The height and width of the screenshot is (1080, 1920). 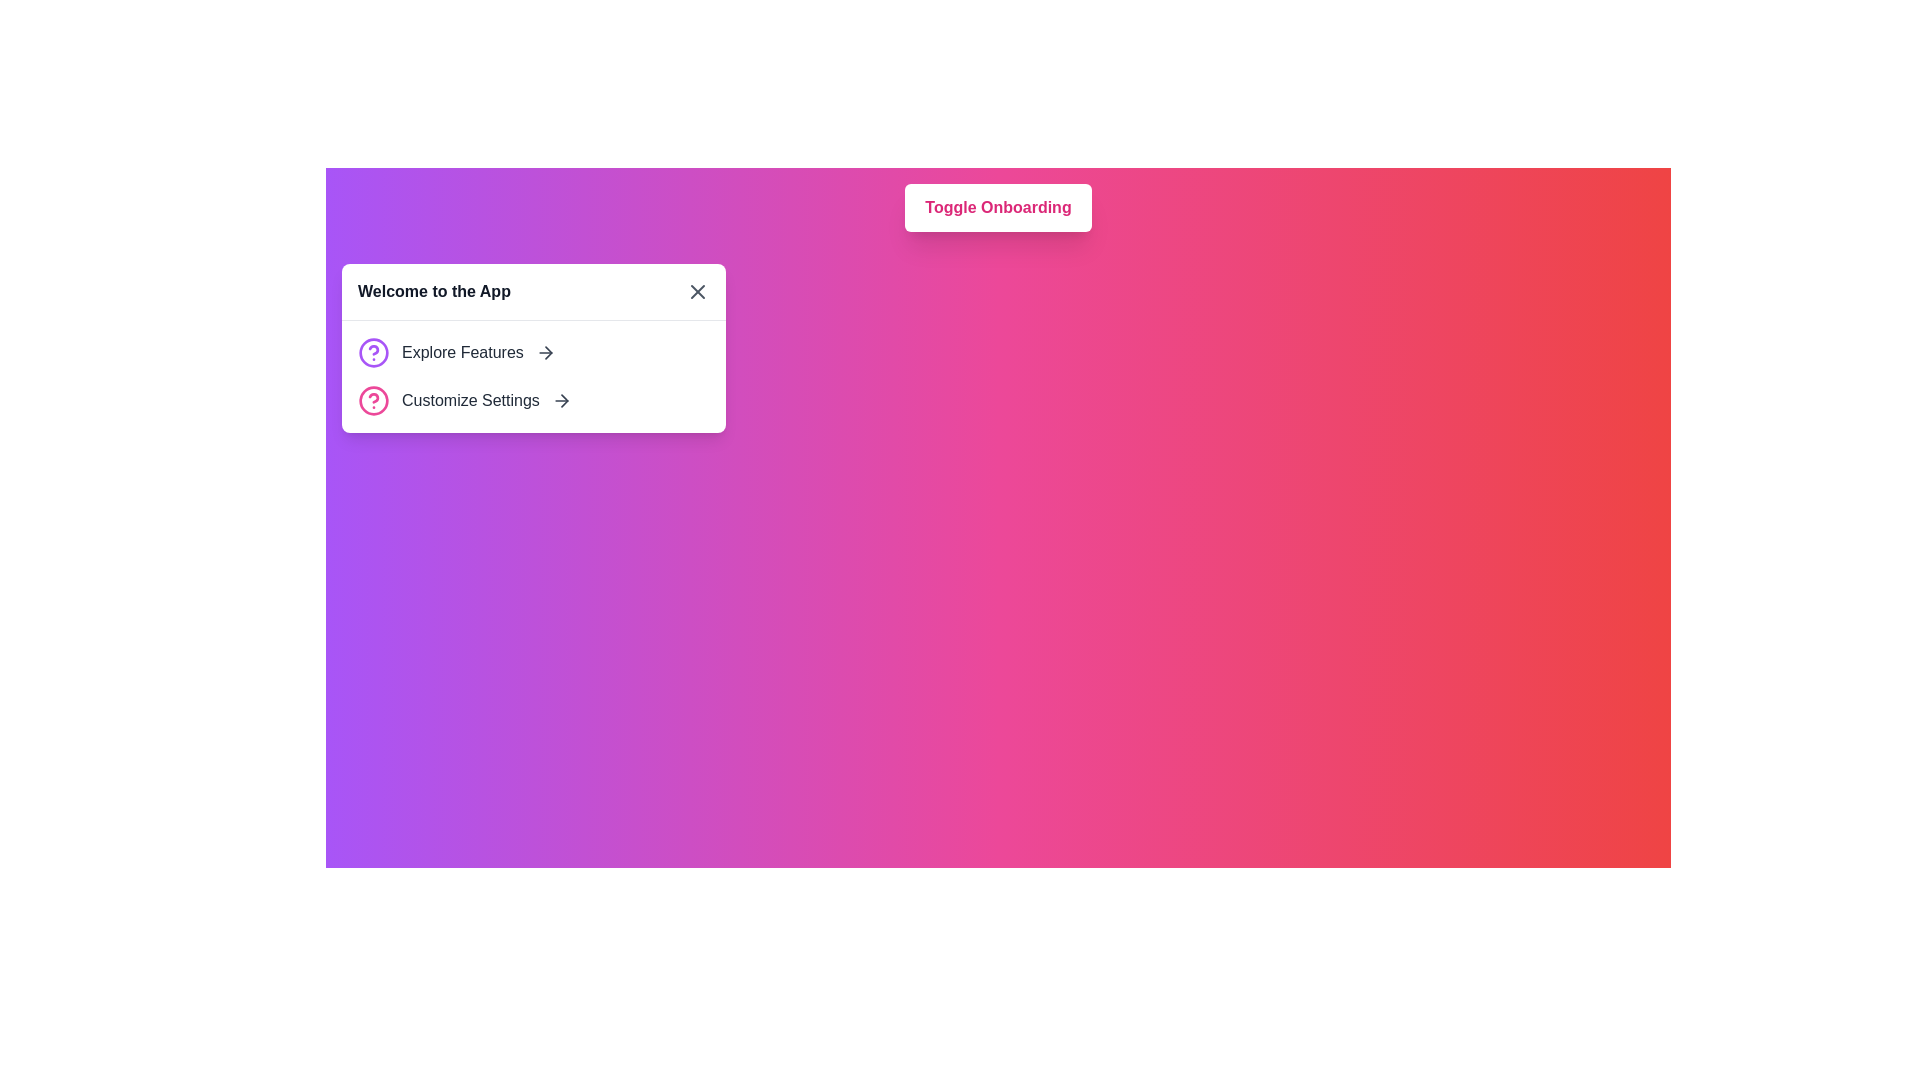 I want to click on the 'Customize Settings' text label, which is a medium-weight dark gray font located in the second row of options in the 'Welcome to the App' panel, so click(x=469, y=401).